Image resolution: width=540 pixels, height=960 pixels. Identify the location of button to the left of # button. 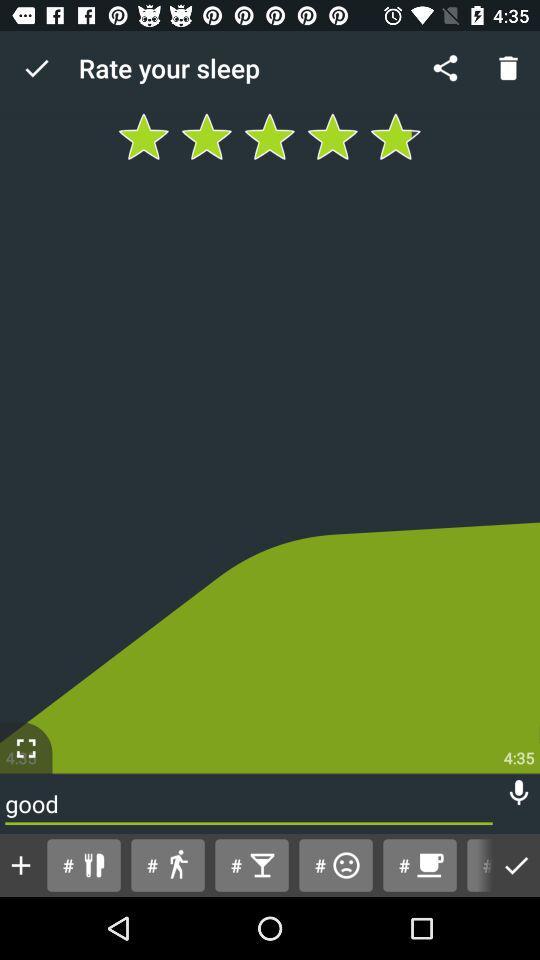
(335, 864).